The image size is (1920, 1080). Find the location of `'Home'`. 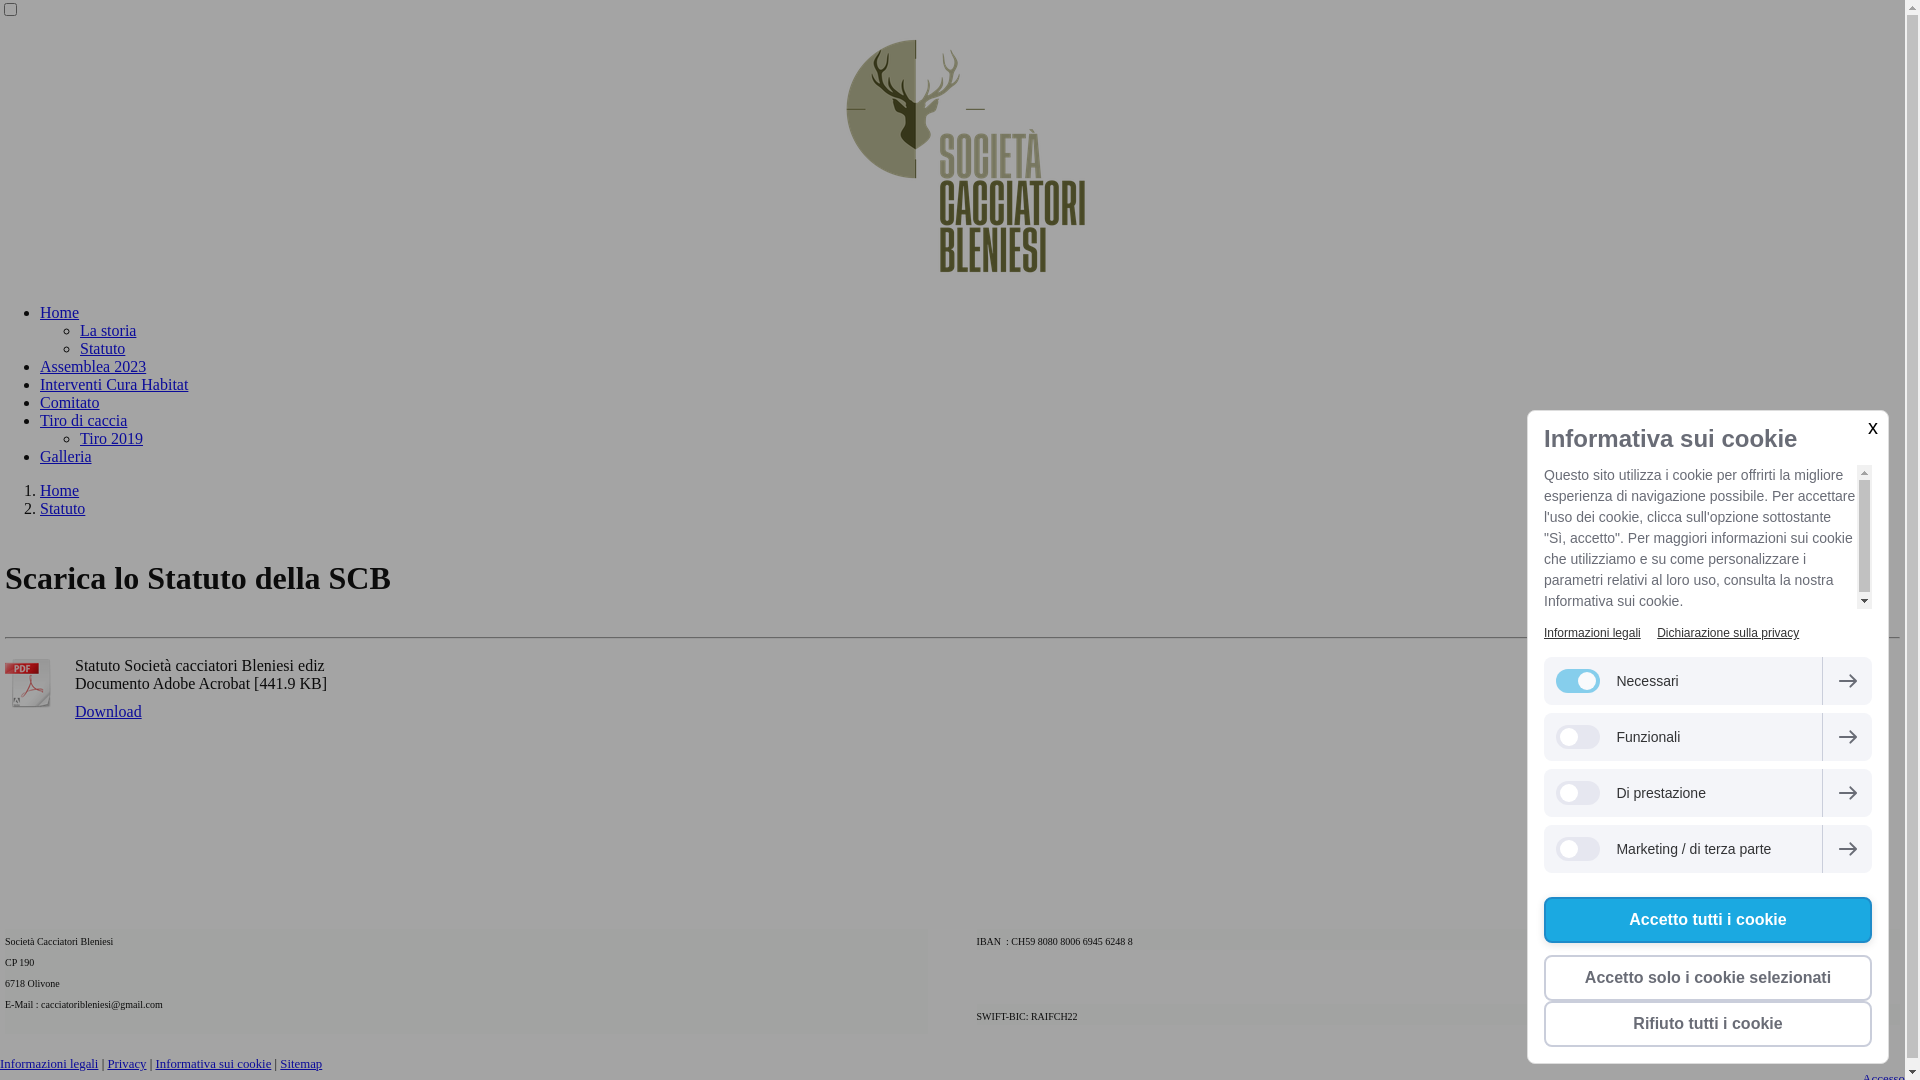

'Home' is located at coordinates (59, 312).